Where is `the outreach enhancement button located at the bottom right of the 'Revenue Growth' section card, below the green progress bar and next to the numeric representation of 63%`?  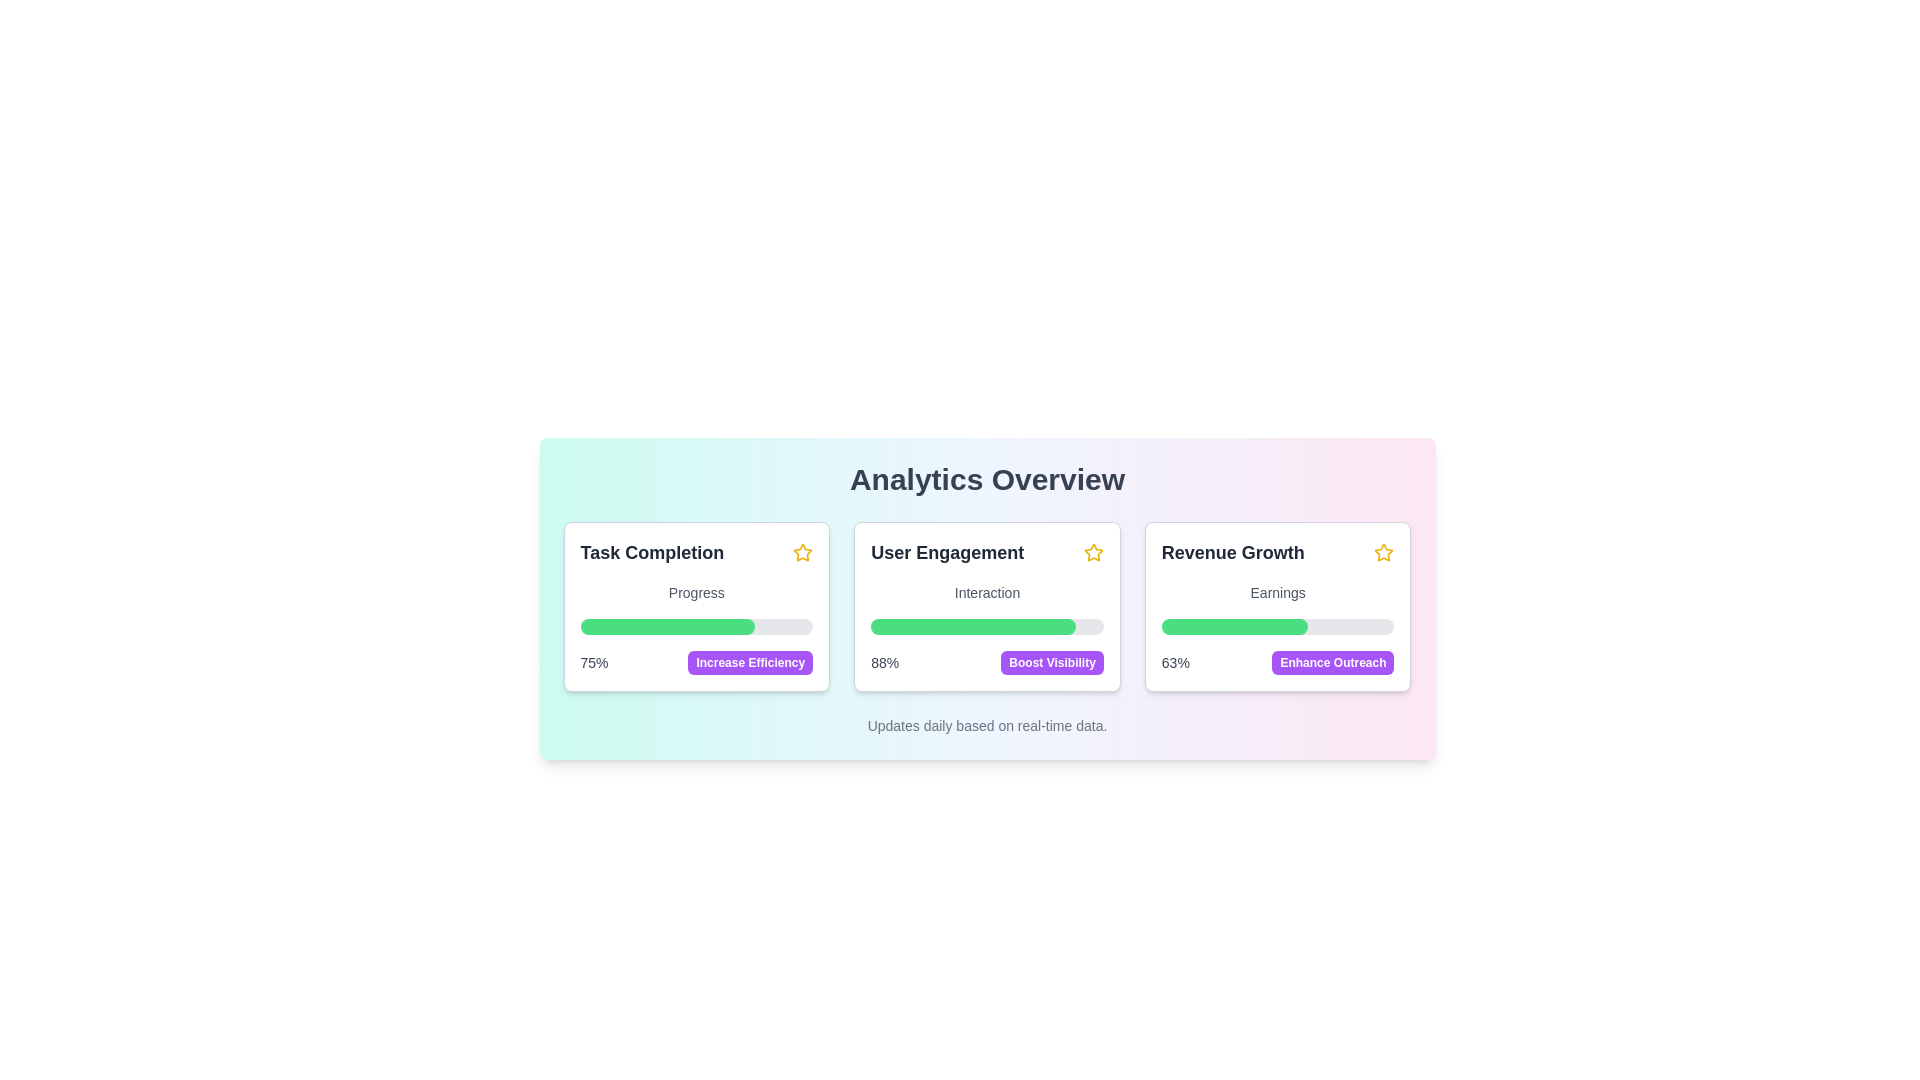 the outreach enhancement button located at the bottom right of the 'Revenue Growth' section card, below the green progress bar and next to the numeric representation of 63% is located at coordinates (1333, 663).